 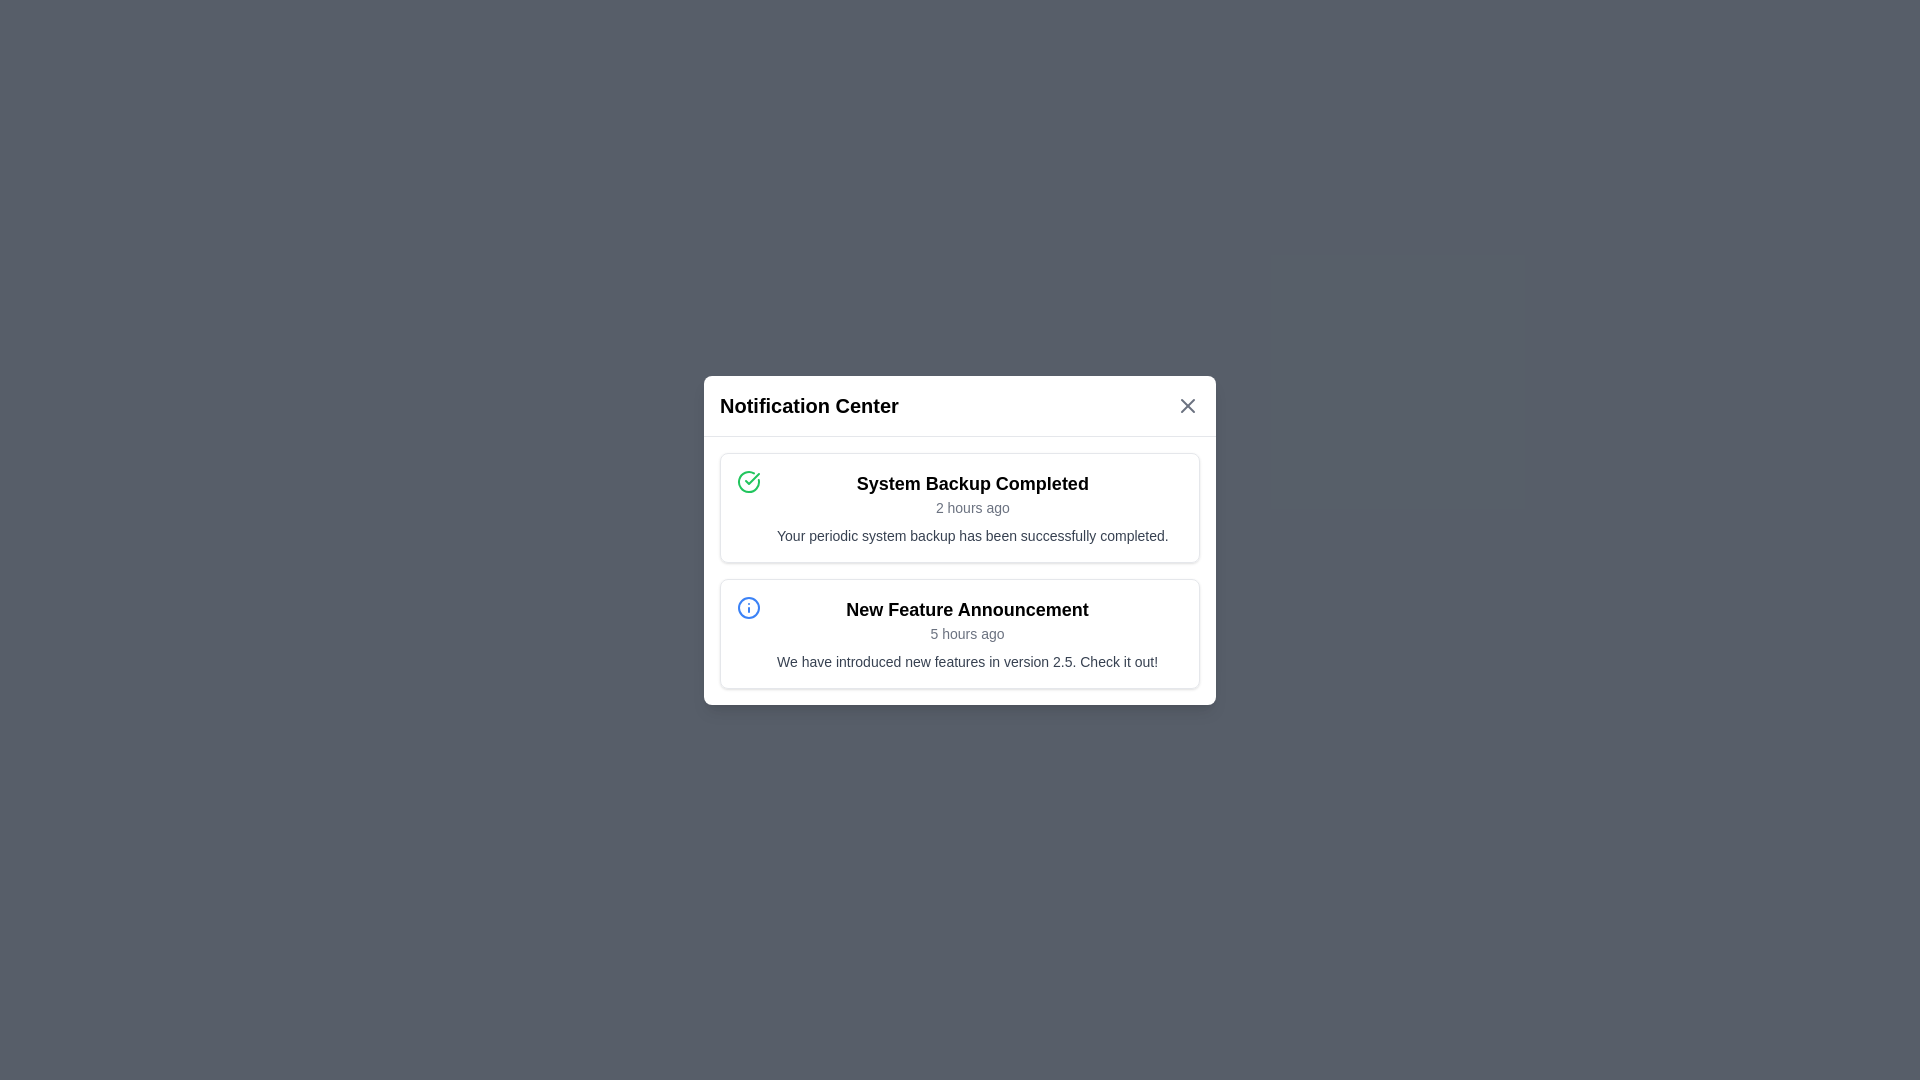 I want to click on the notification text content block that displays 'New Feature Announcement' in the Notification Center dialog, located below the 'System Backup Completed' notification, so click(x=967, y=633).